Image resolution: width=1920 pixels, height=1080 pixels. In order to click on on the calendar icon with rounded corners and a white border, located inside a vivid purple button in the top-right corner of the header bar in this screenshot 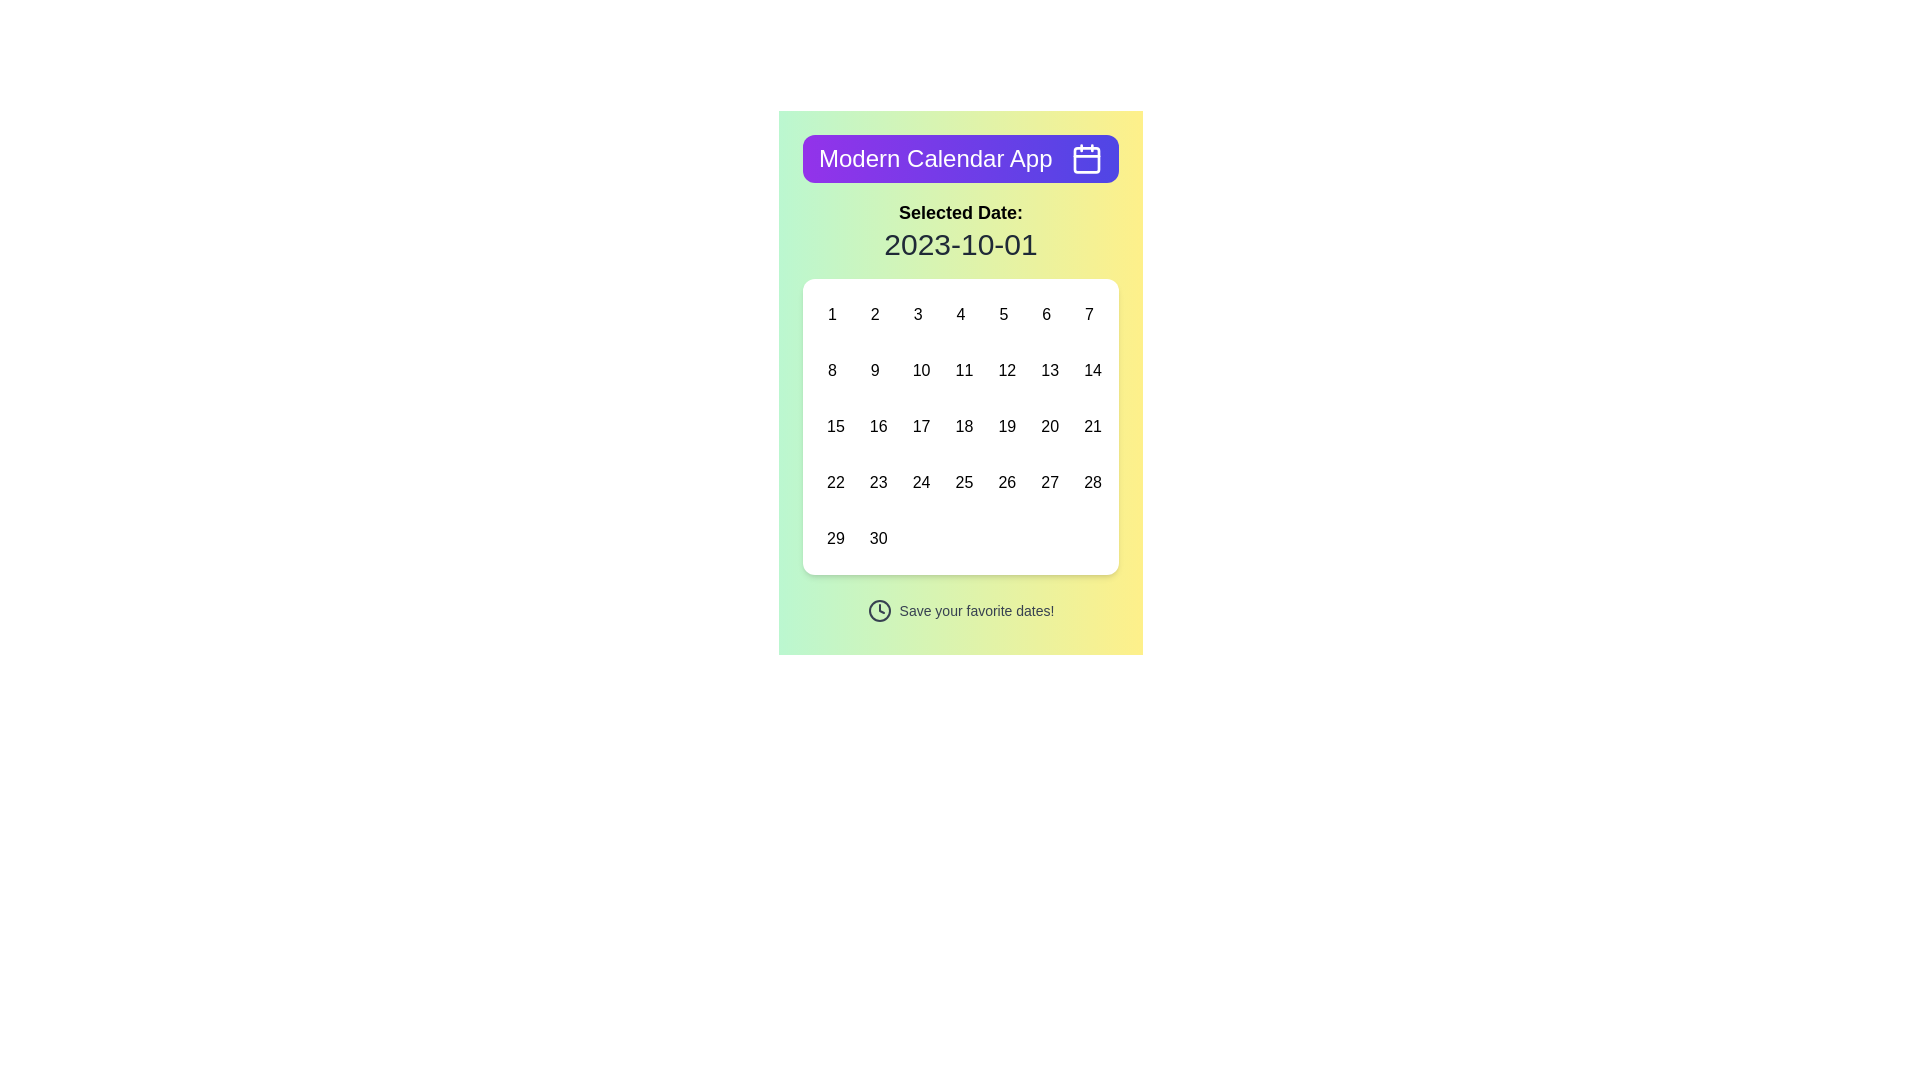, I will do `click(1085, 157)`.